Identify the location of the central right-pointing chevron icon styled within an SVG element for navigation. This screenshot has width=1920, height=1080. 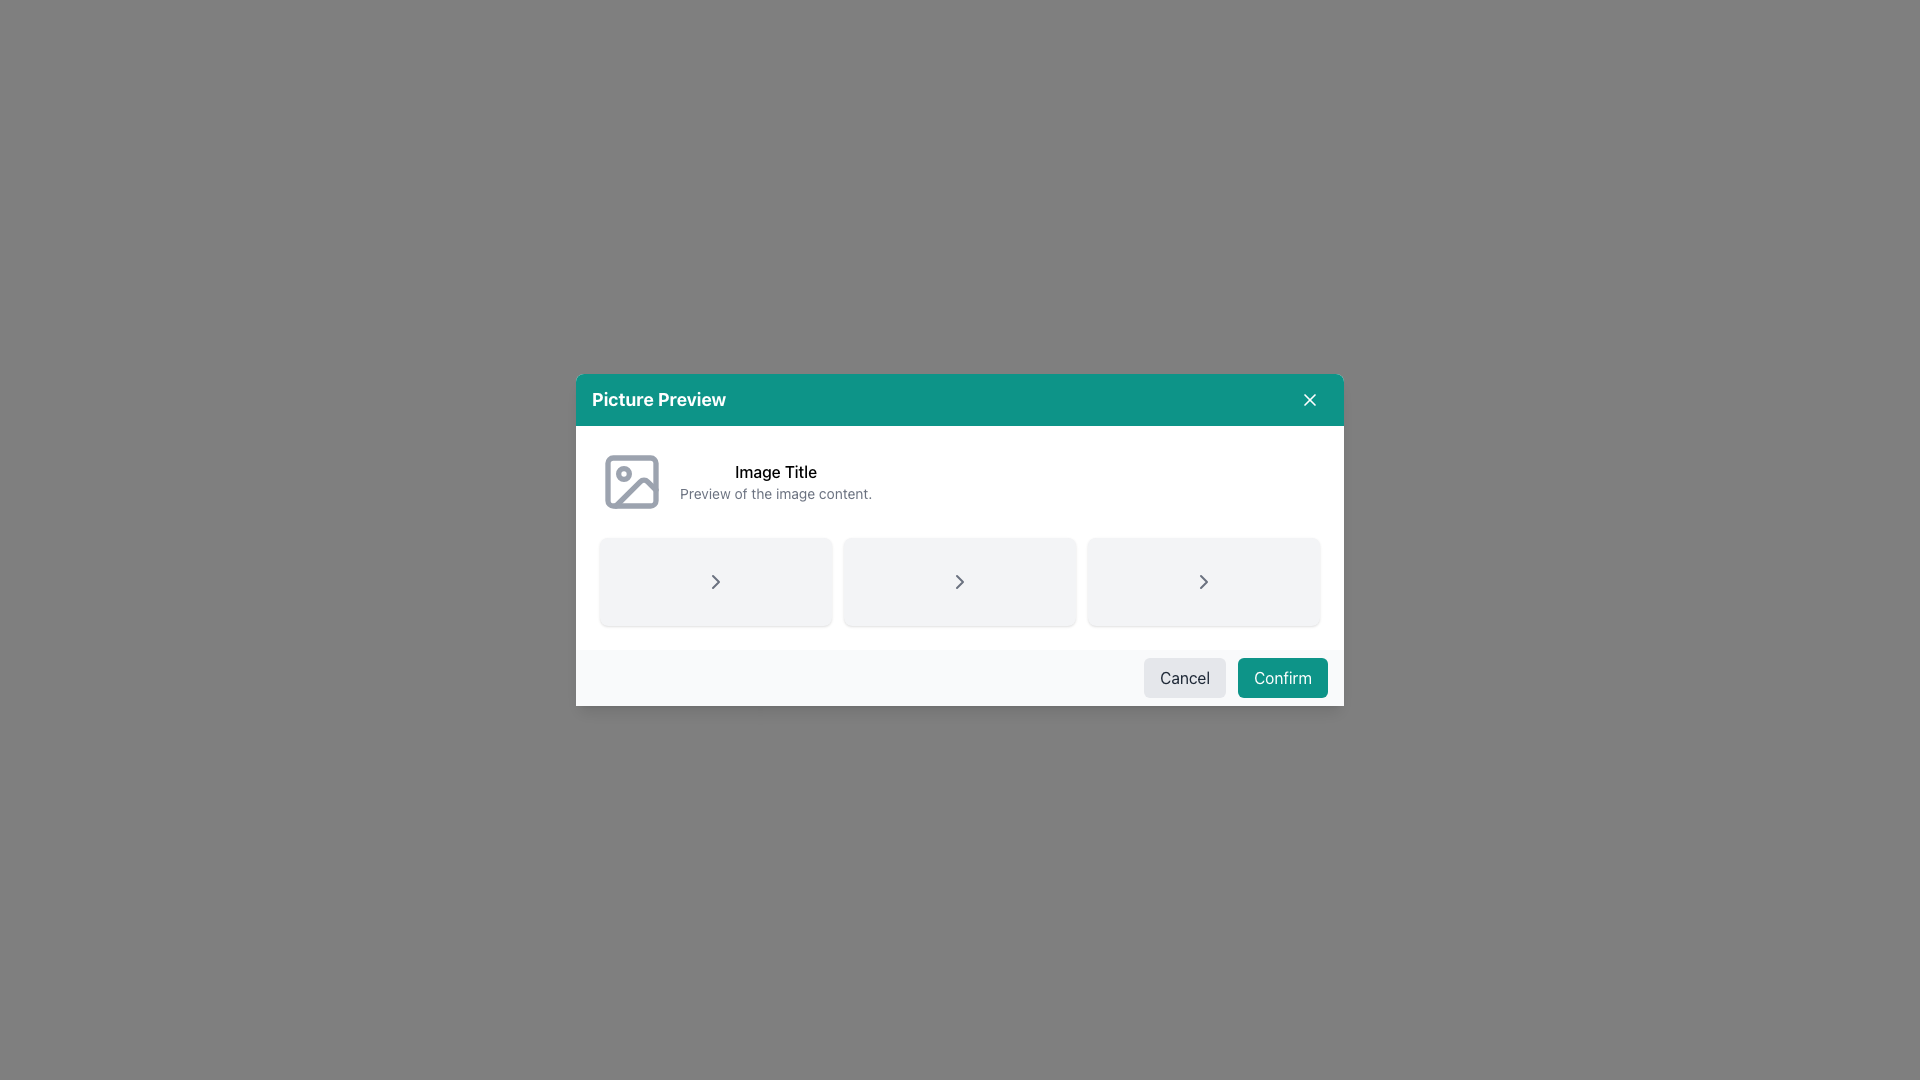
(960, 582).